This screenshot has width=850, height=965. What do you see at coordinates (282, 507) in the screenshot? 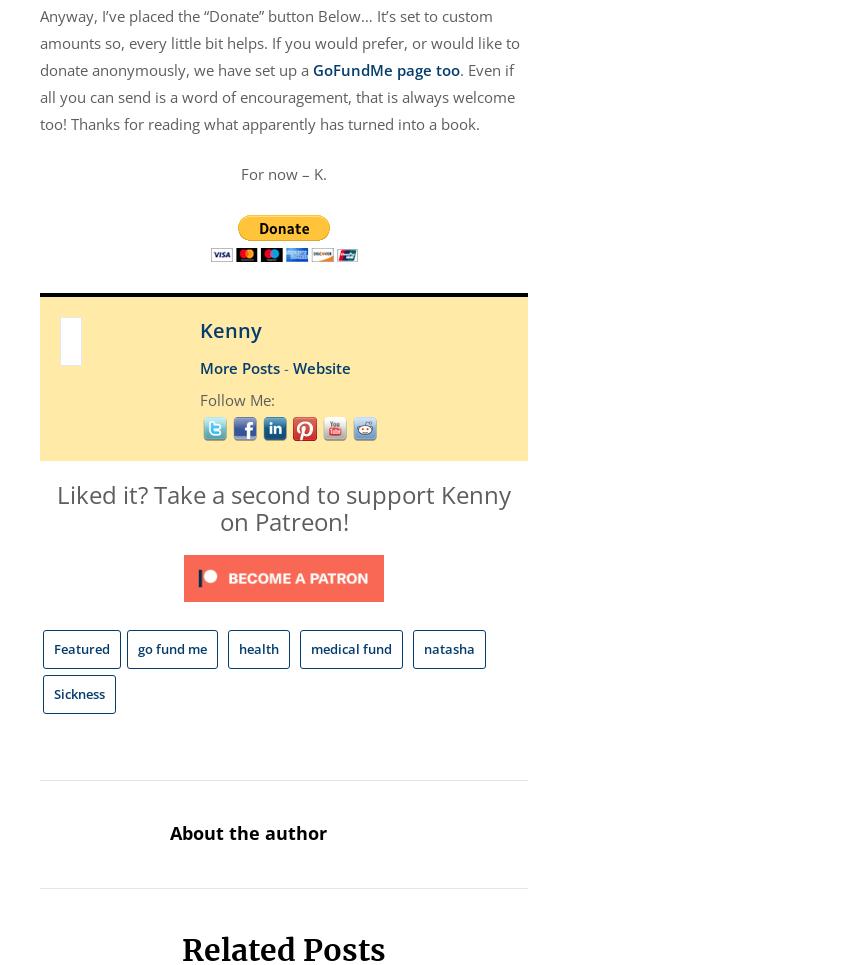
I see `'Liked it? Take a second to support Kenny on Patreon!'` at bounding box center [282, 507].